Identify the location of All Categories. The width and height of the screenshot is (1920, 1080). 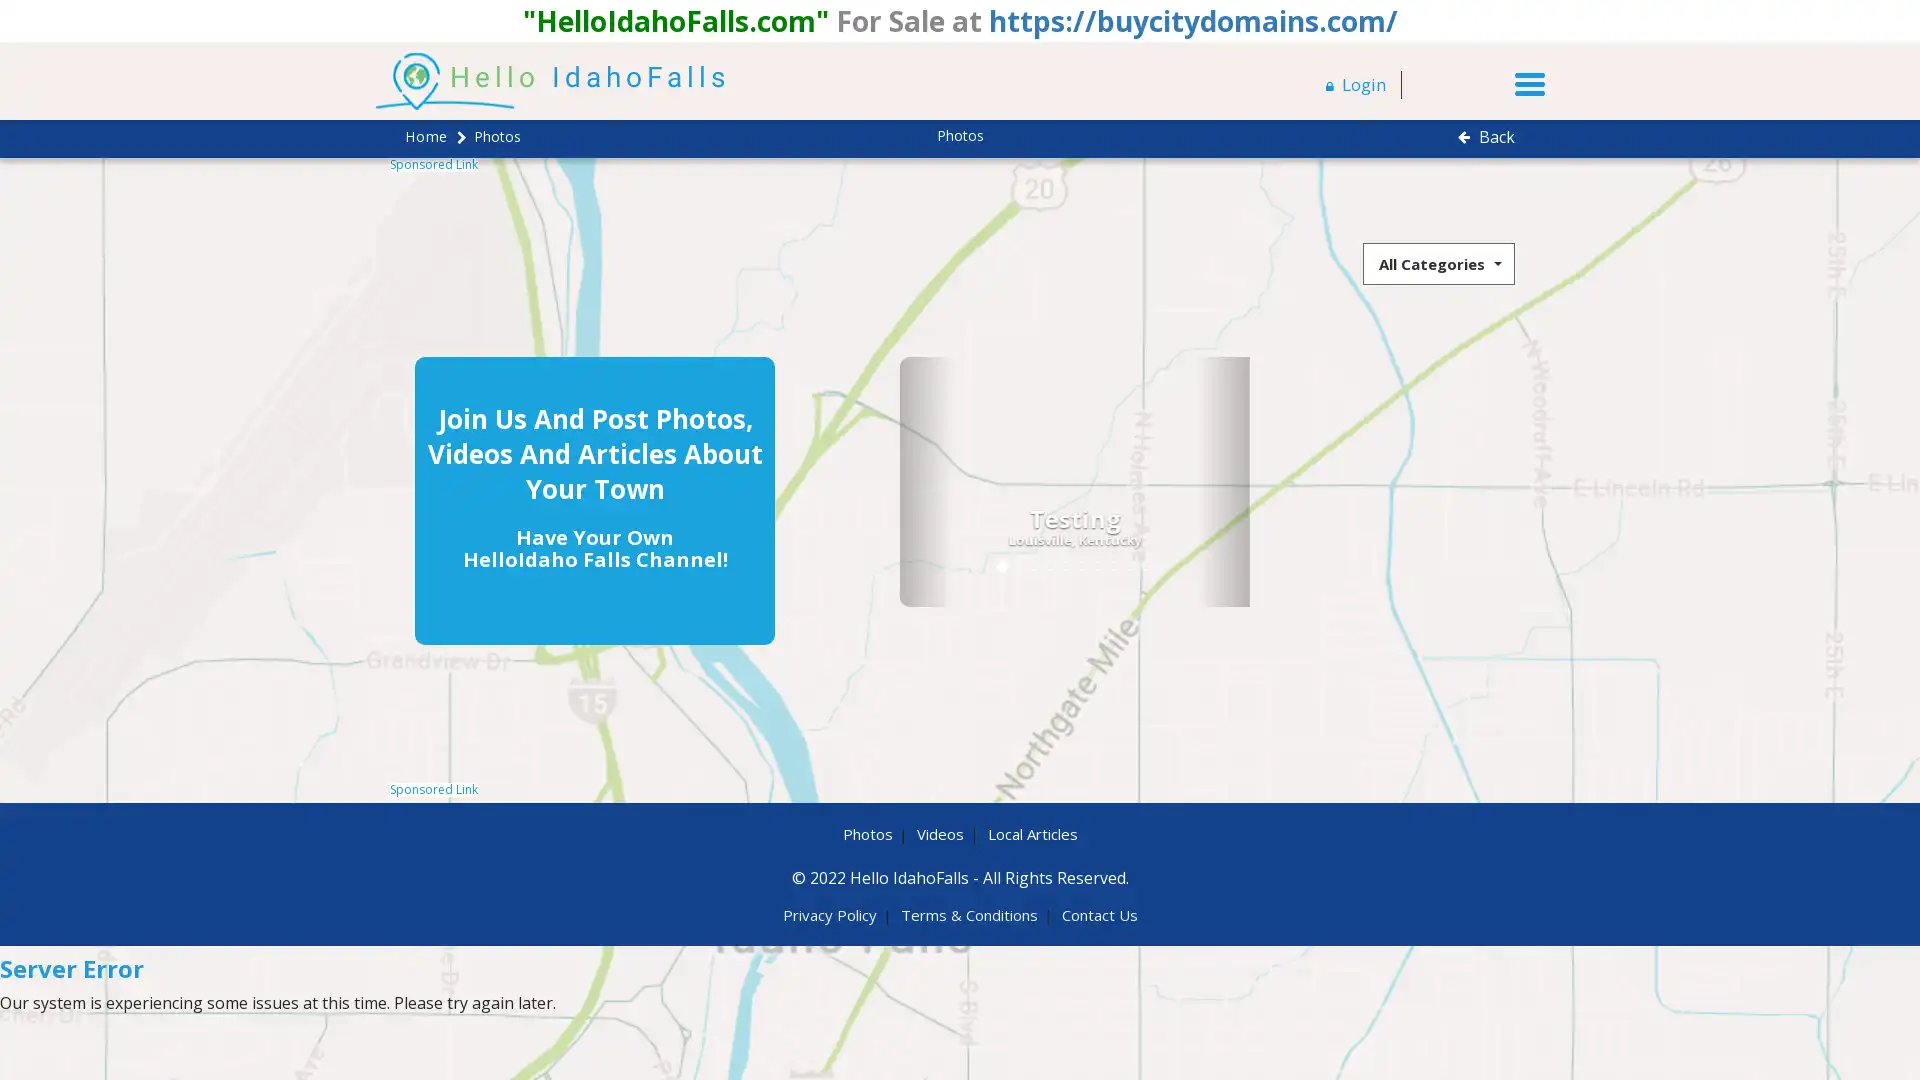
(1438, 261).